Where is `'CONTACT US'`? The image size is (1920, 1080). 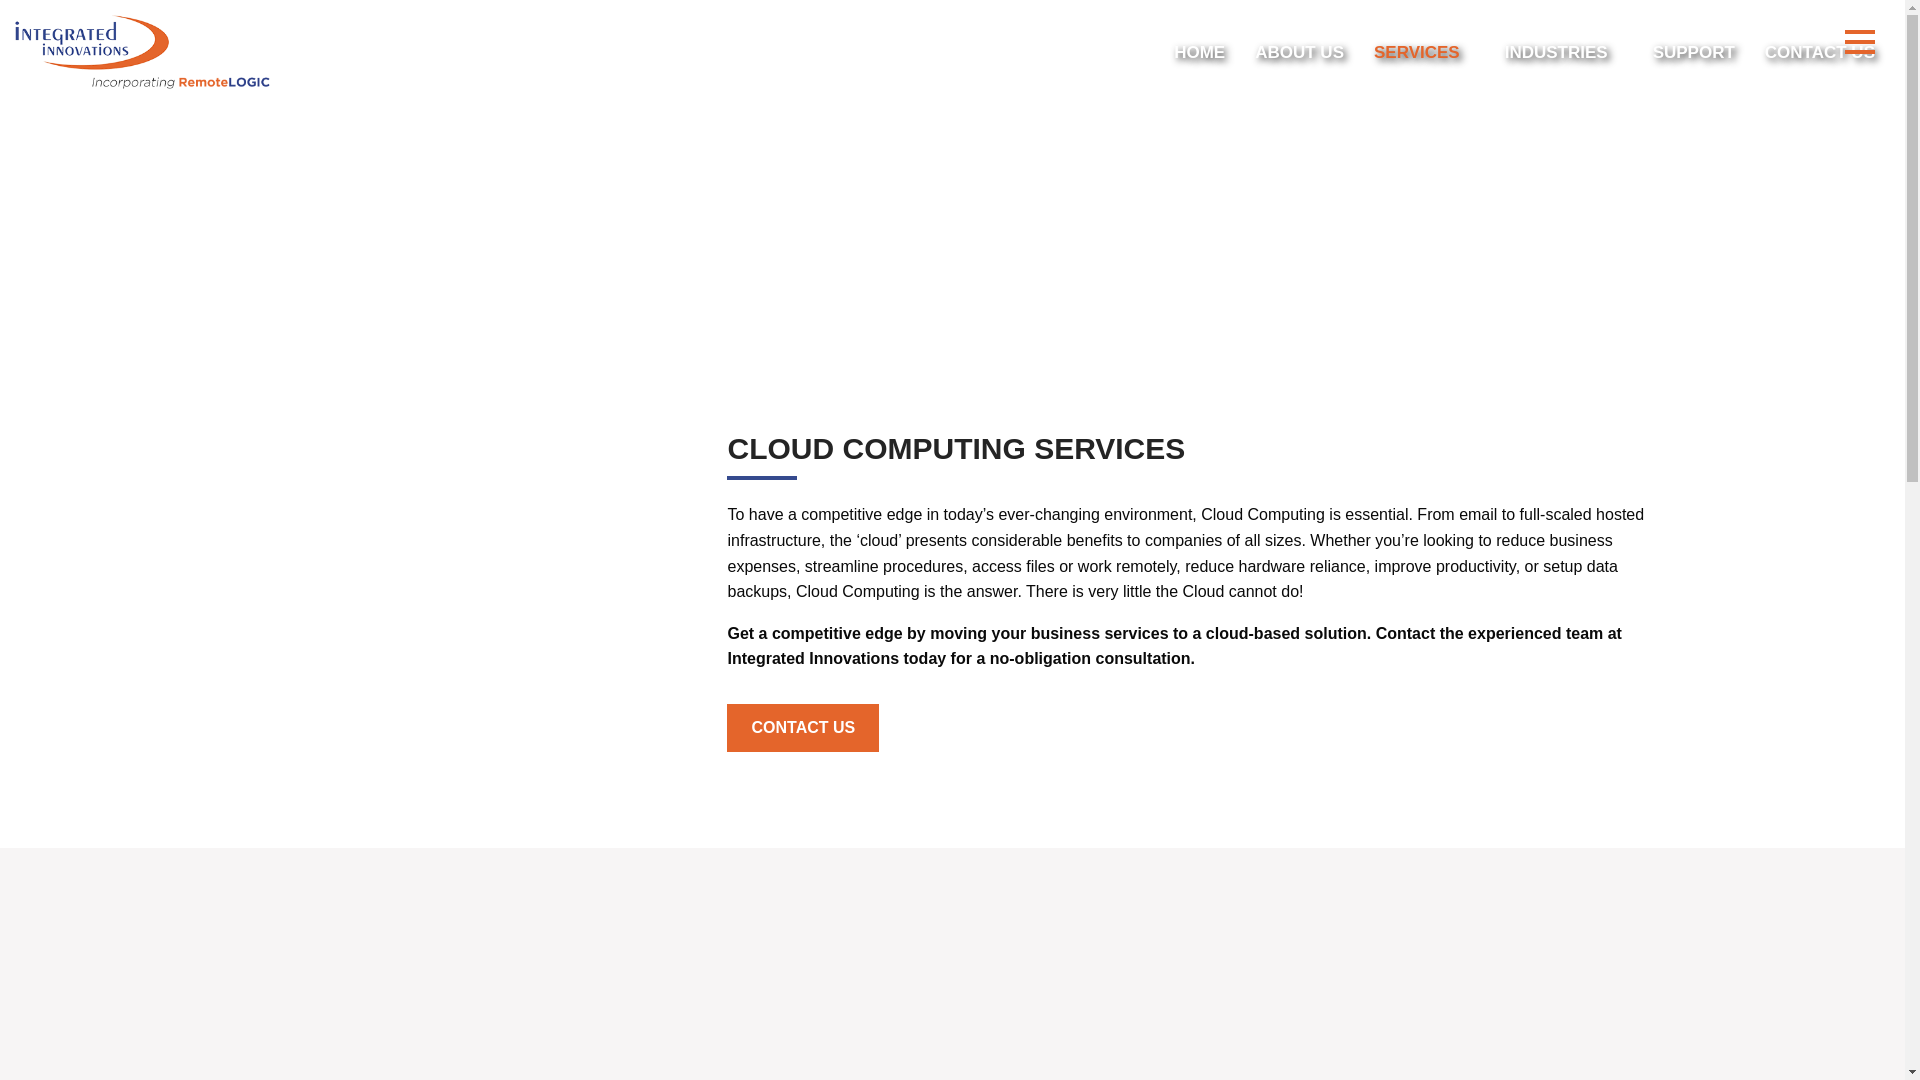 'CONTACT US' is located at coordinates (725, 728).